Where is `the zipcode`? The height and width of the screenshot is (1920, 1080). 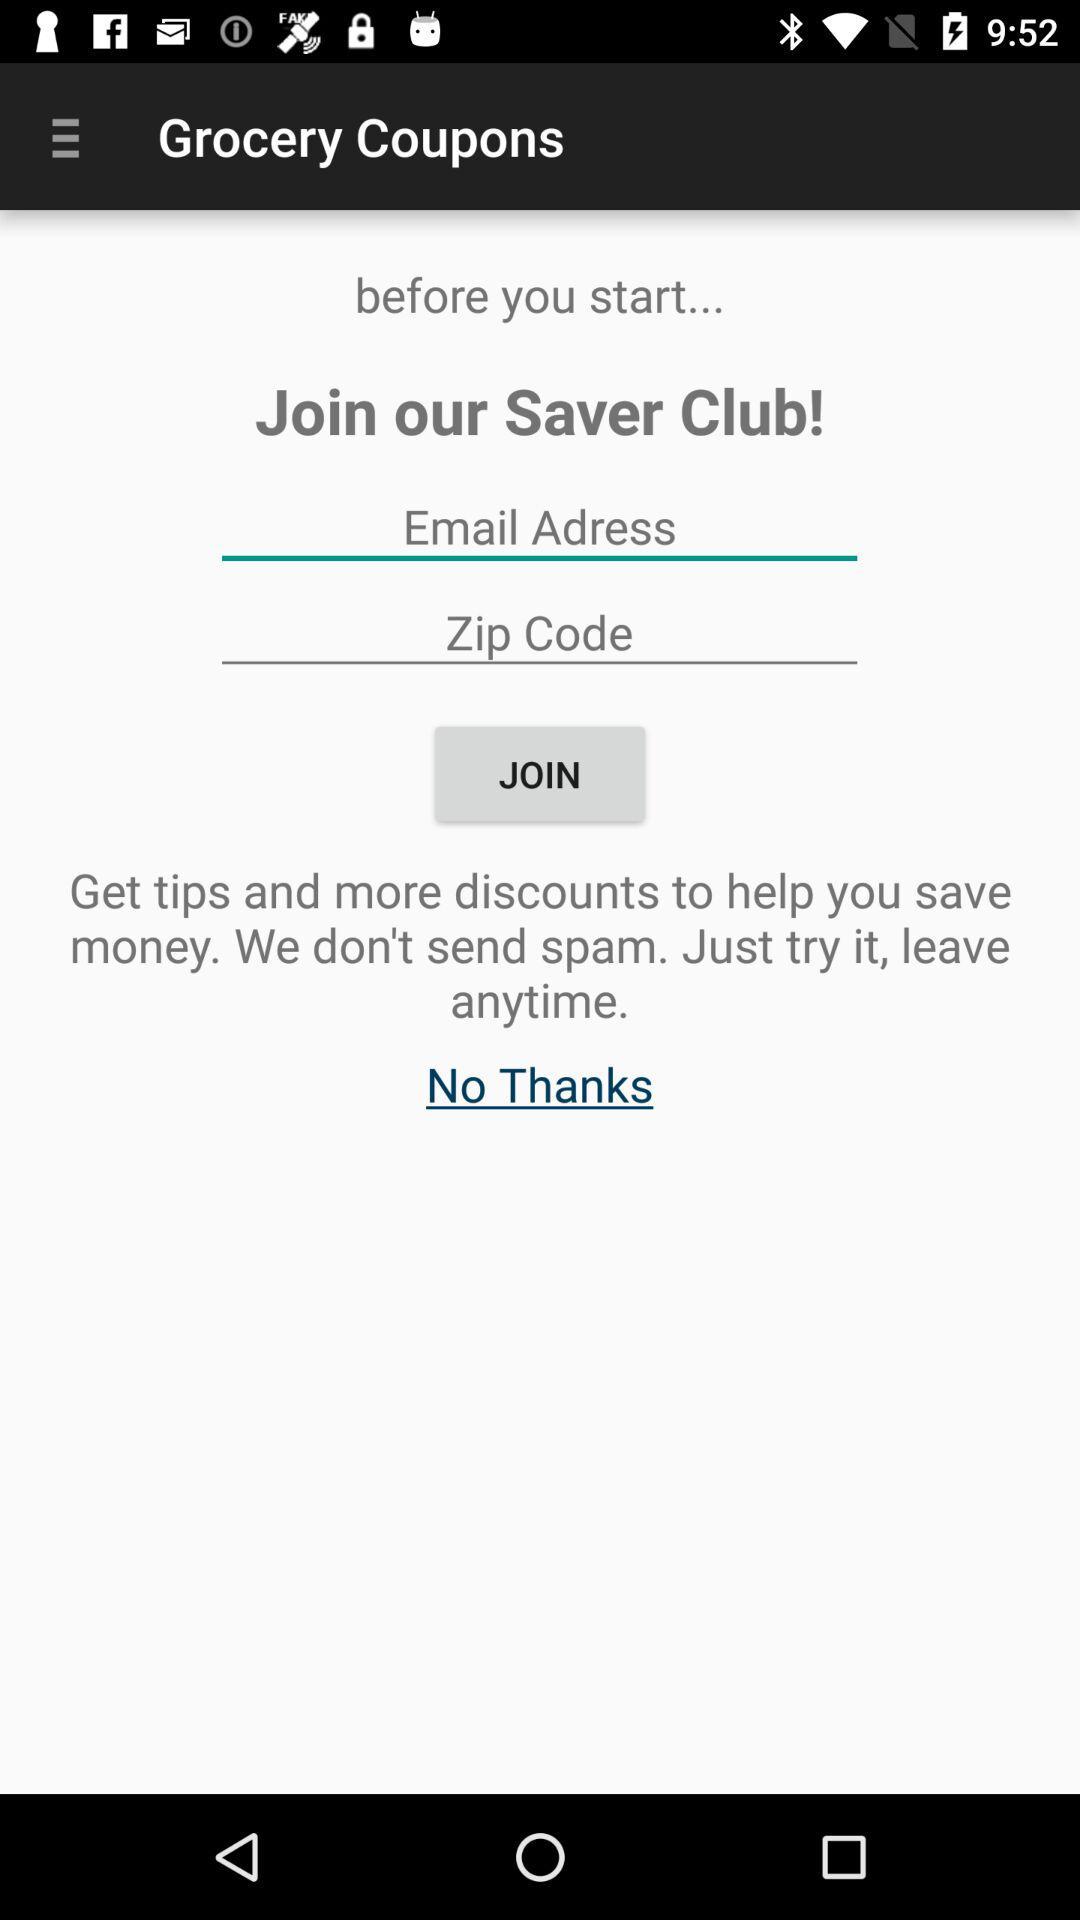
the zipcode is located at coordinates (538, 630).